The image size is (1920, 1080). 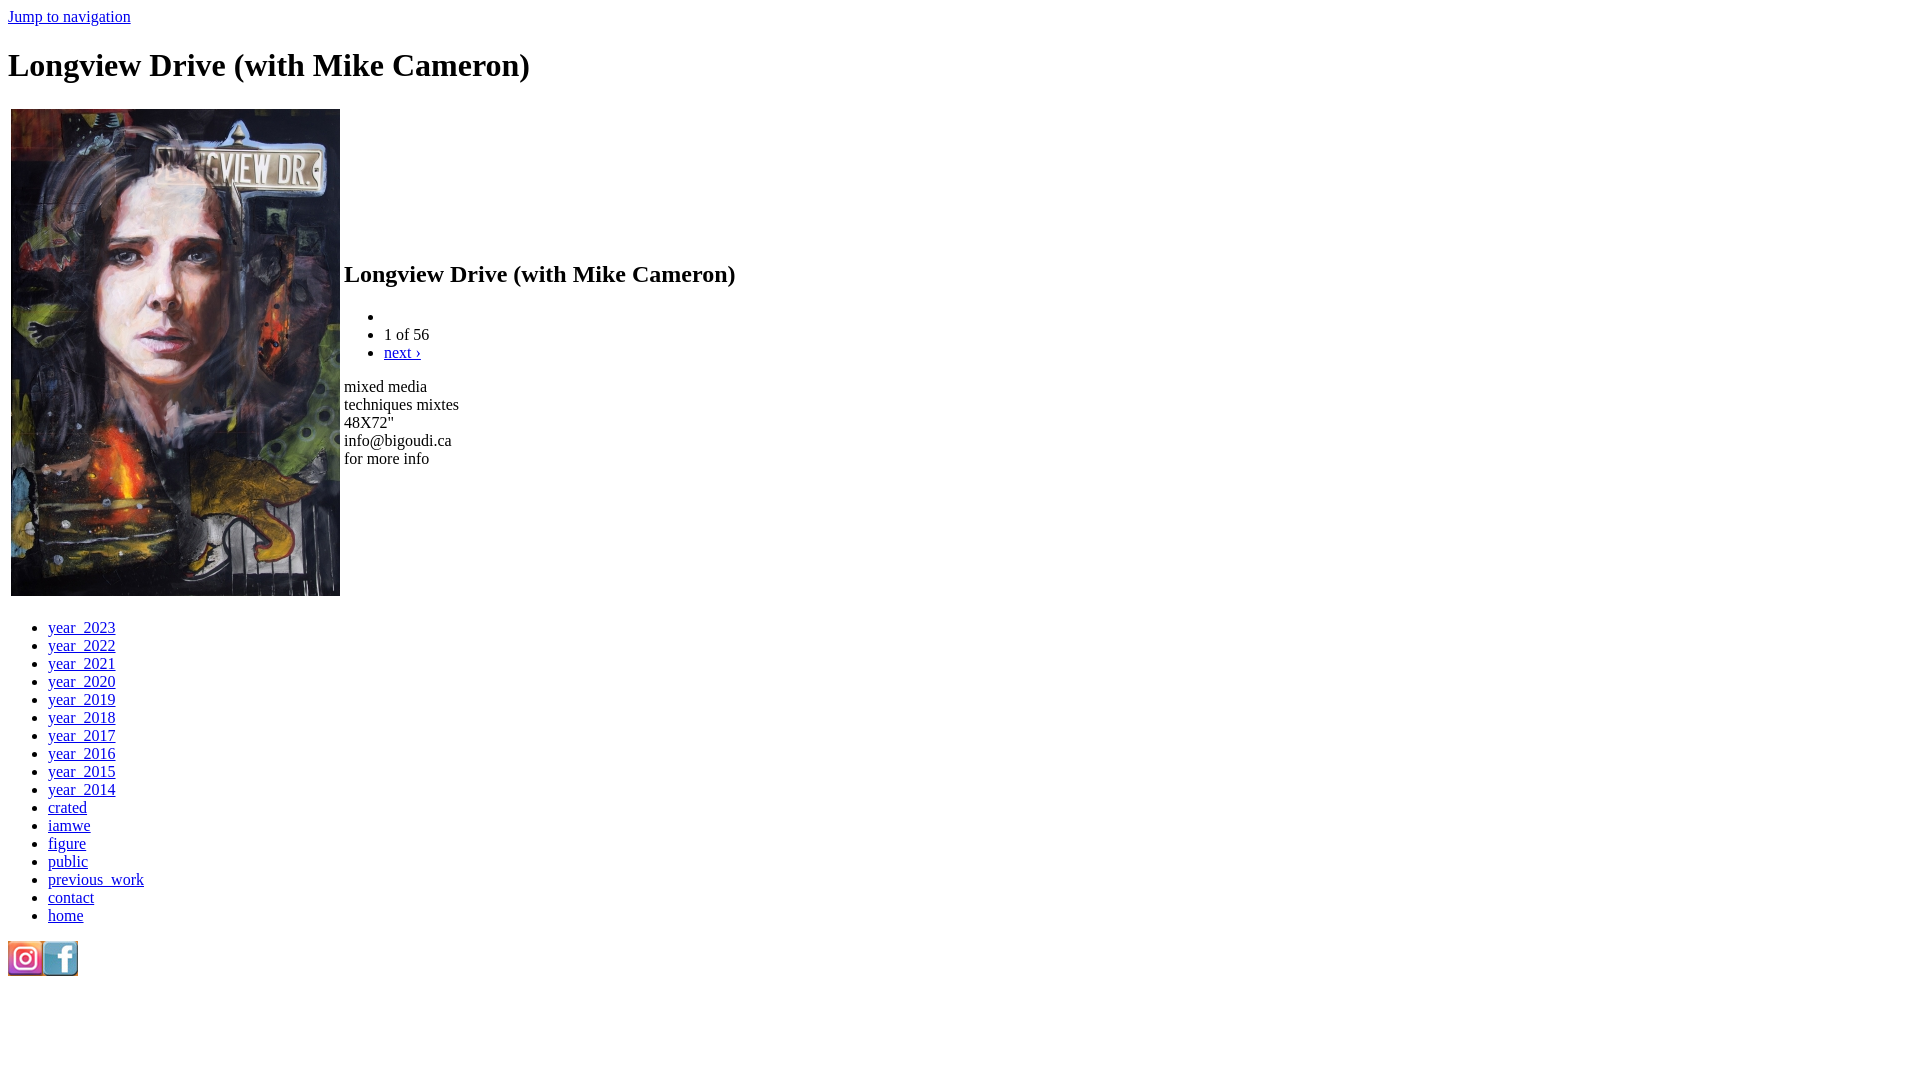 I want to click on 'year_2022', so click(x=80, y=645).